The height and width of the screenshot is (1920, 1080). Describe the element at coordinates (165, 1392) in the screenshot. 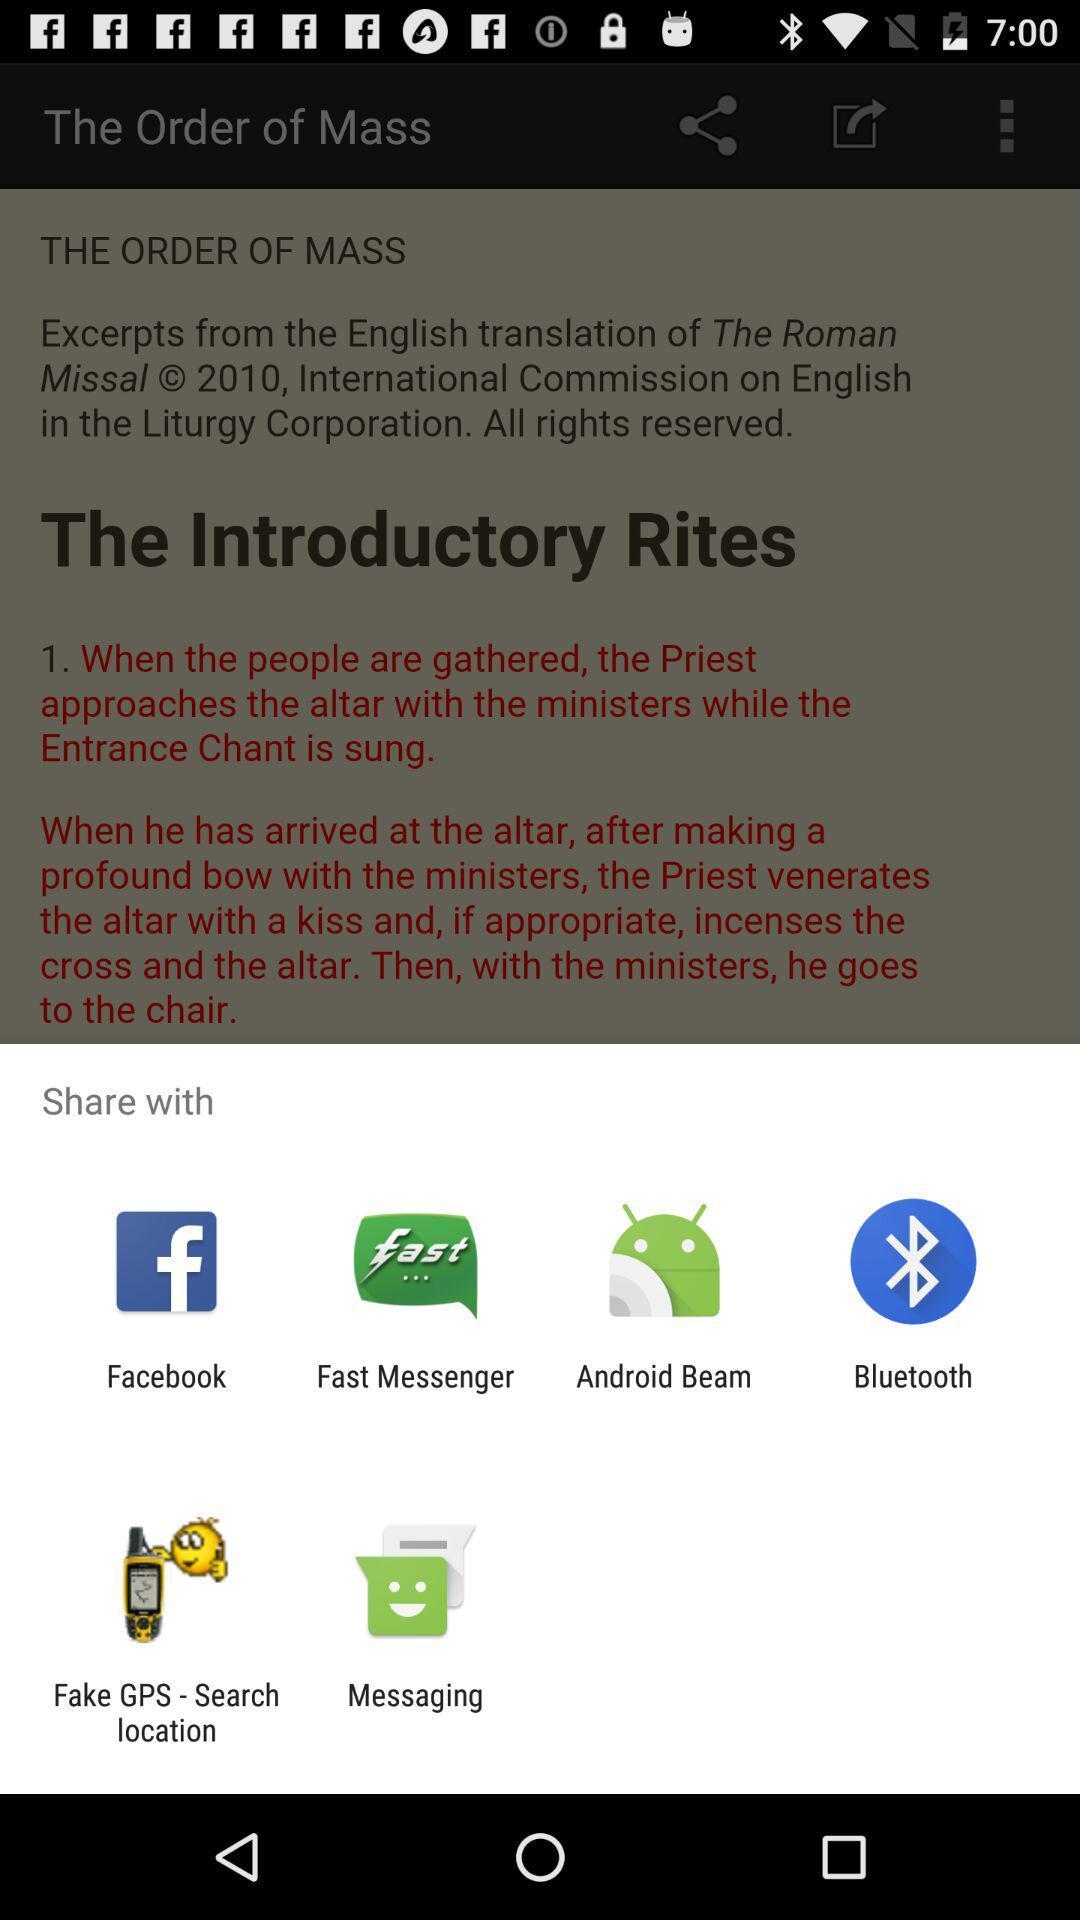

I see `item to the left of fast messenger app` at that location.